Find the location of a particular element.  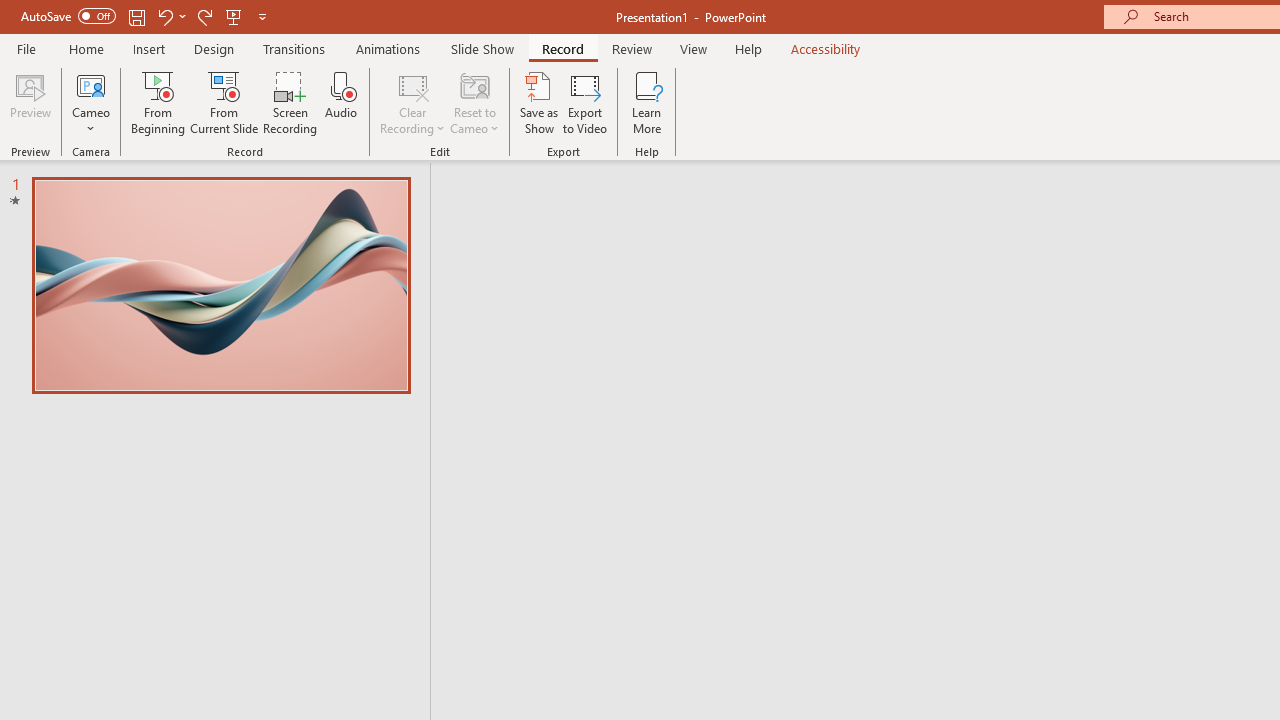

'Reset to Cameo' is located at coordinates (473, 103).